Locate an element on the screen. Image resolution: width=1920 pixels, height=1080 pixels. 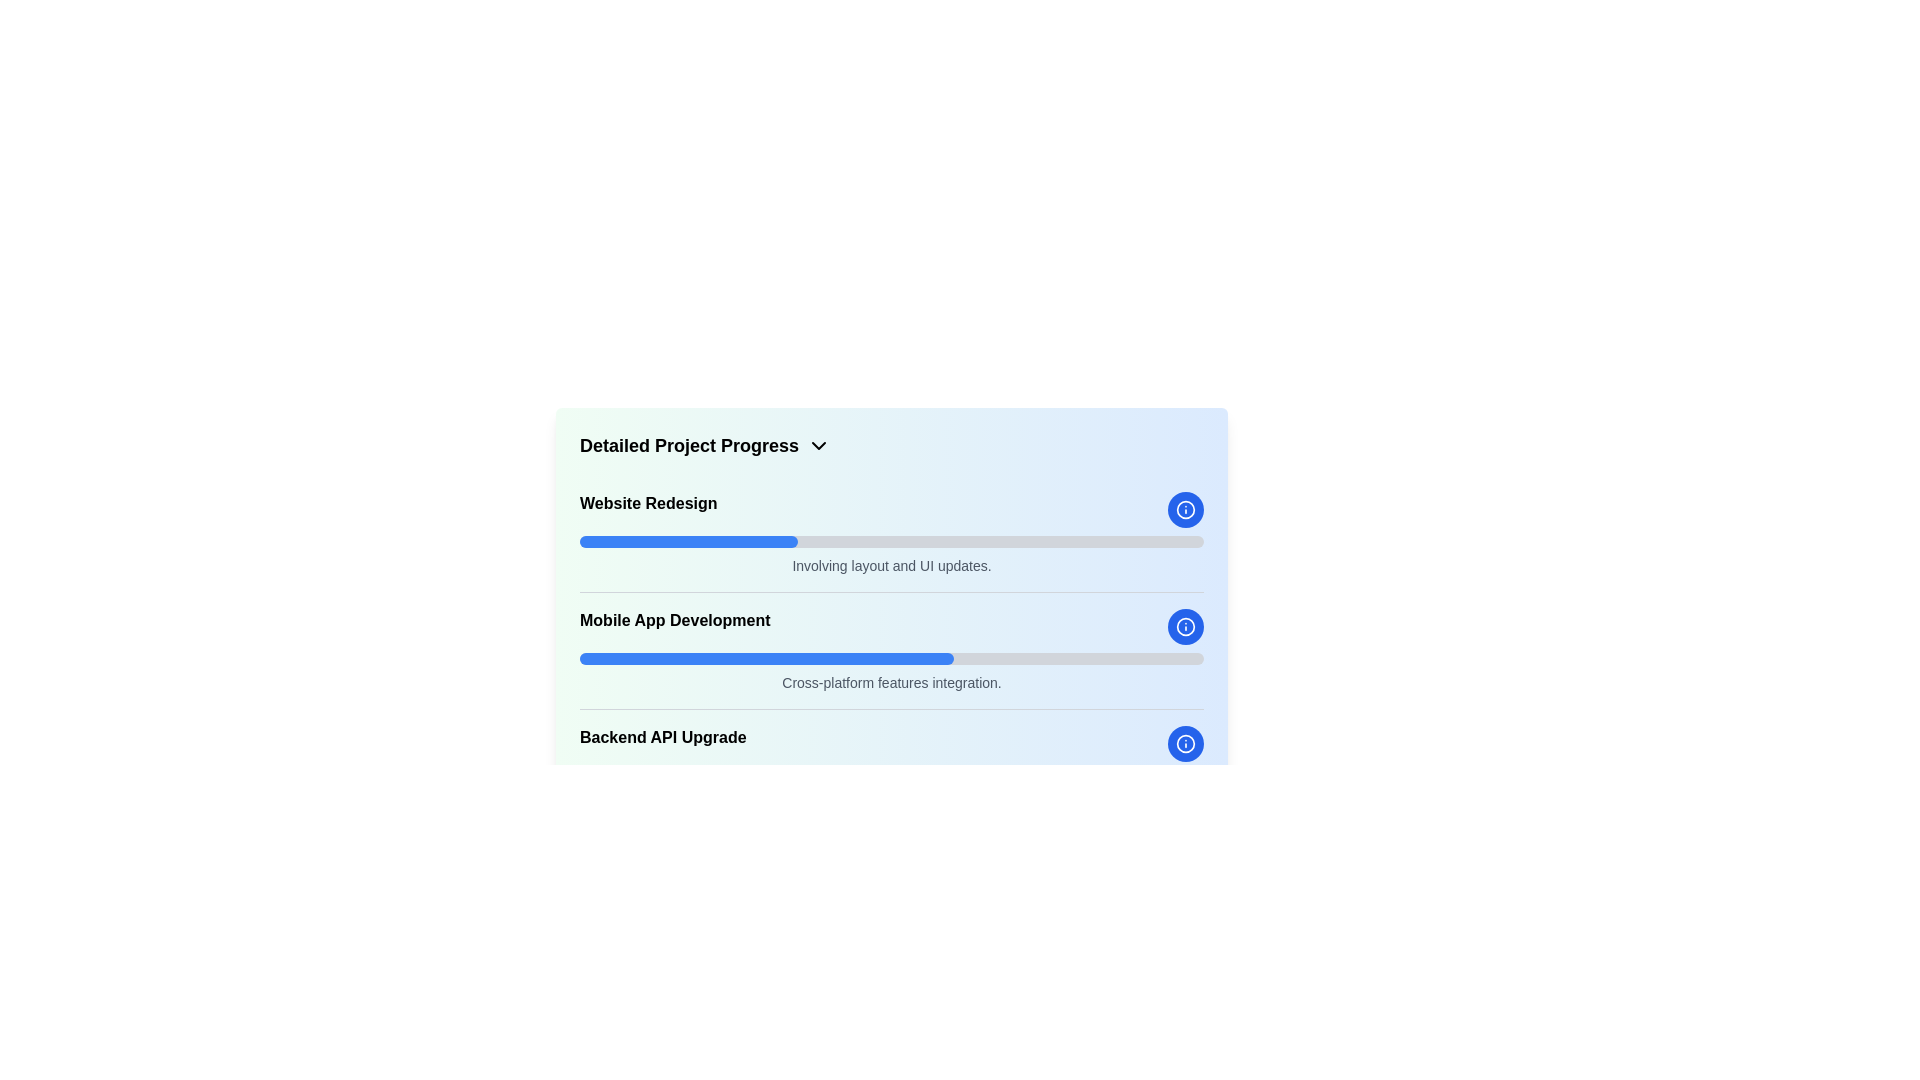
the 'Website Redesign' text label, which is styled in bold and medium font, located near the top of the project progress items list, above a progress bar is located at coordinates (648, 508).